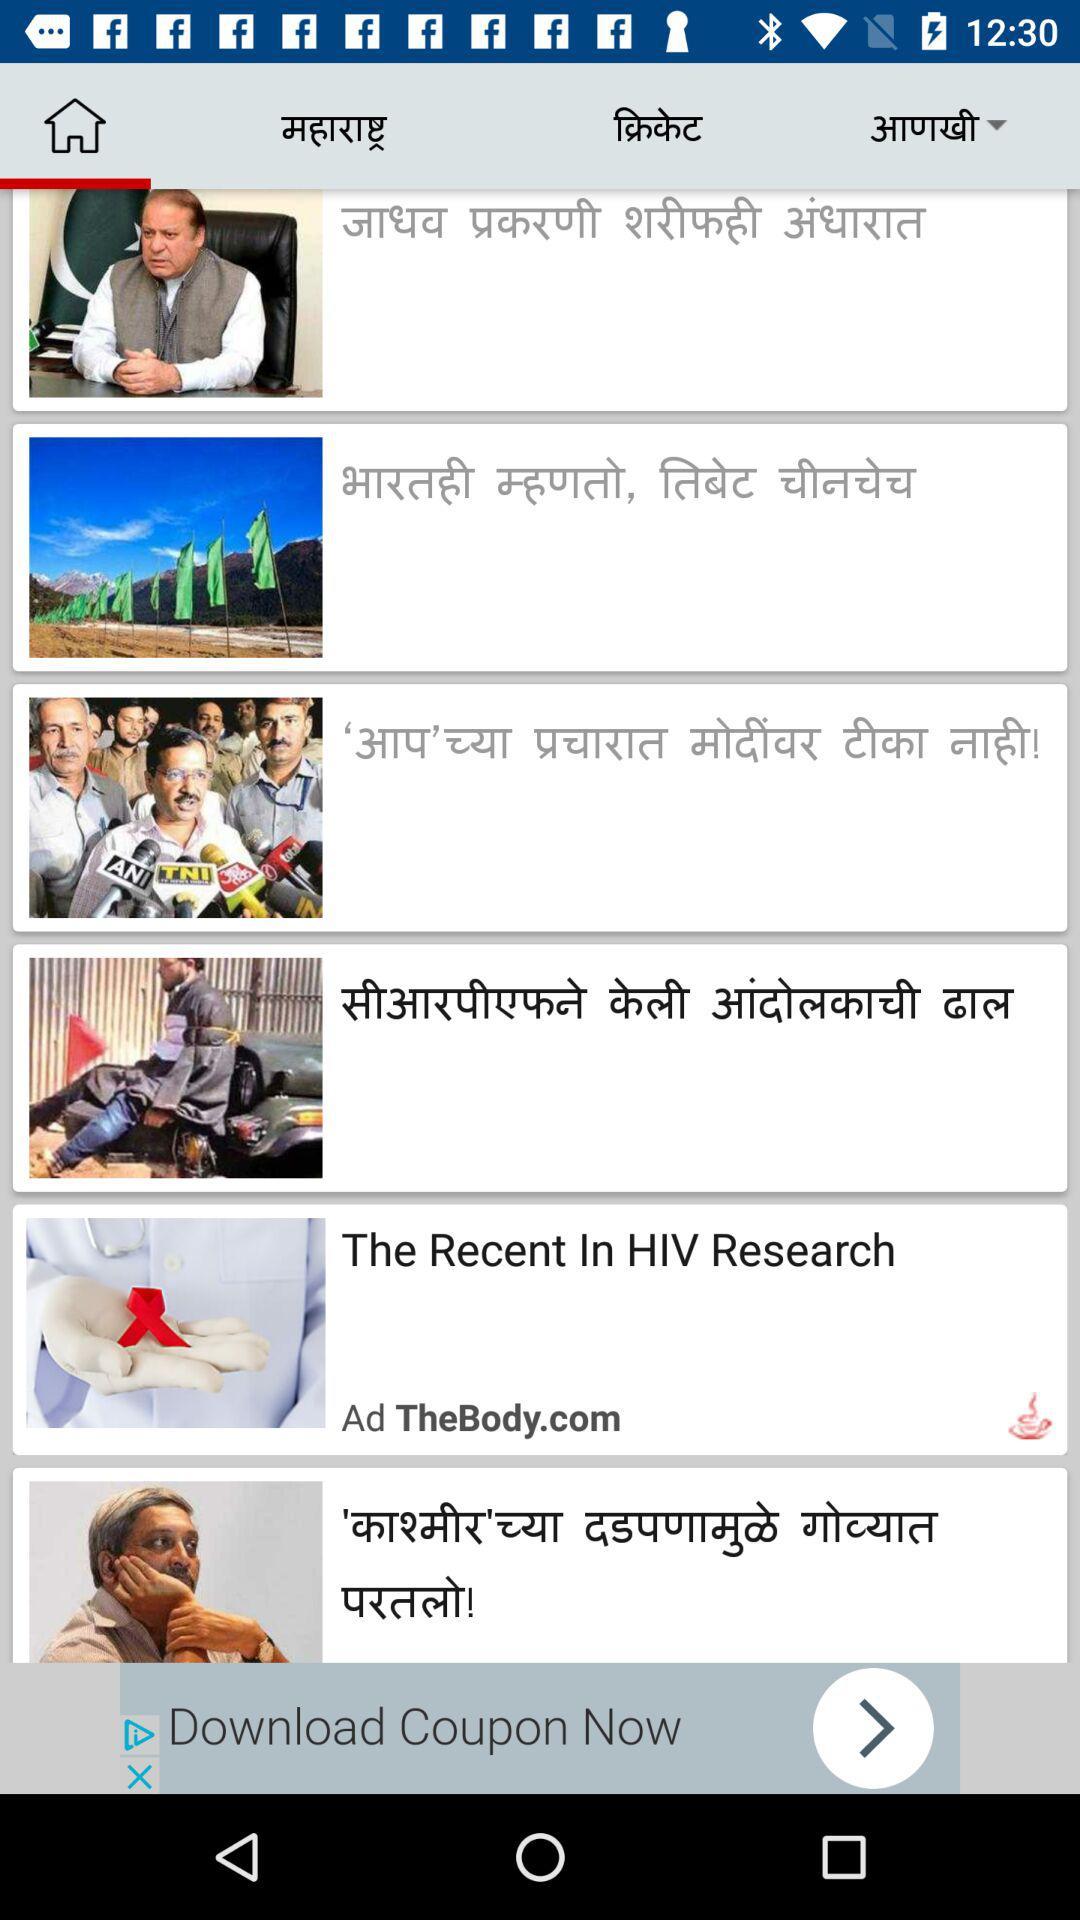  I want to click on opens advertisement, so click(540, 1727).